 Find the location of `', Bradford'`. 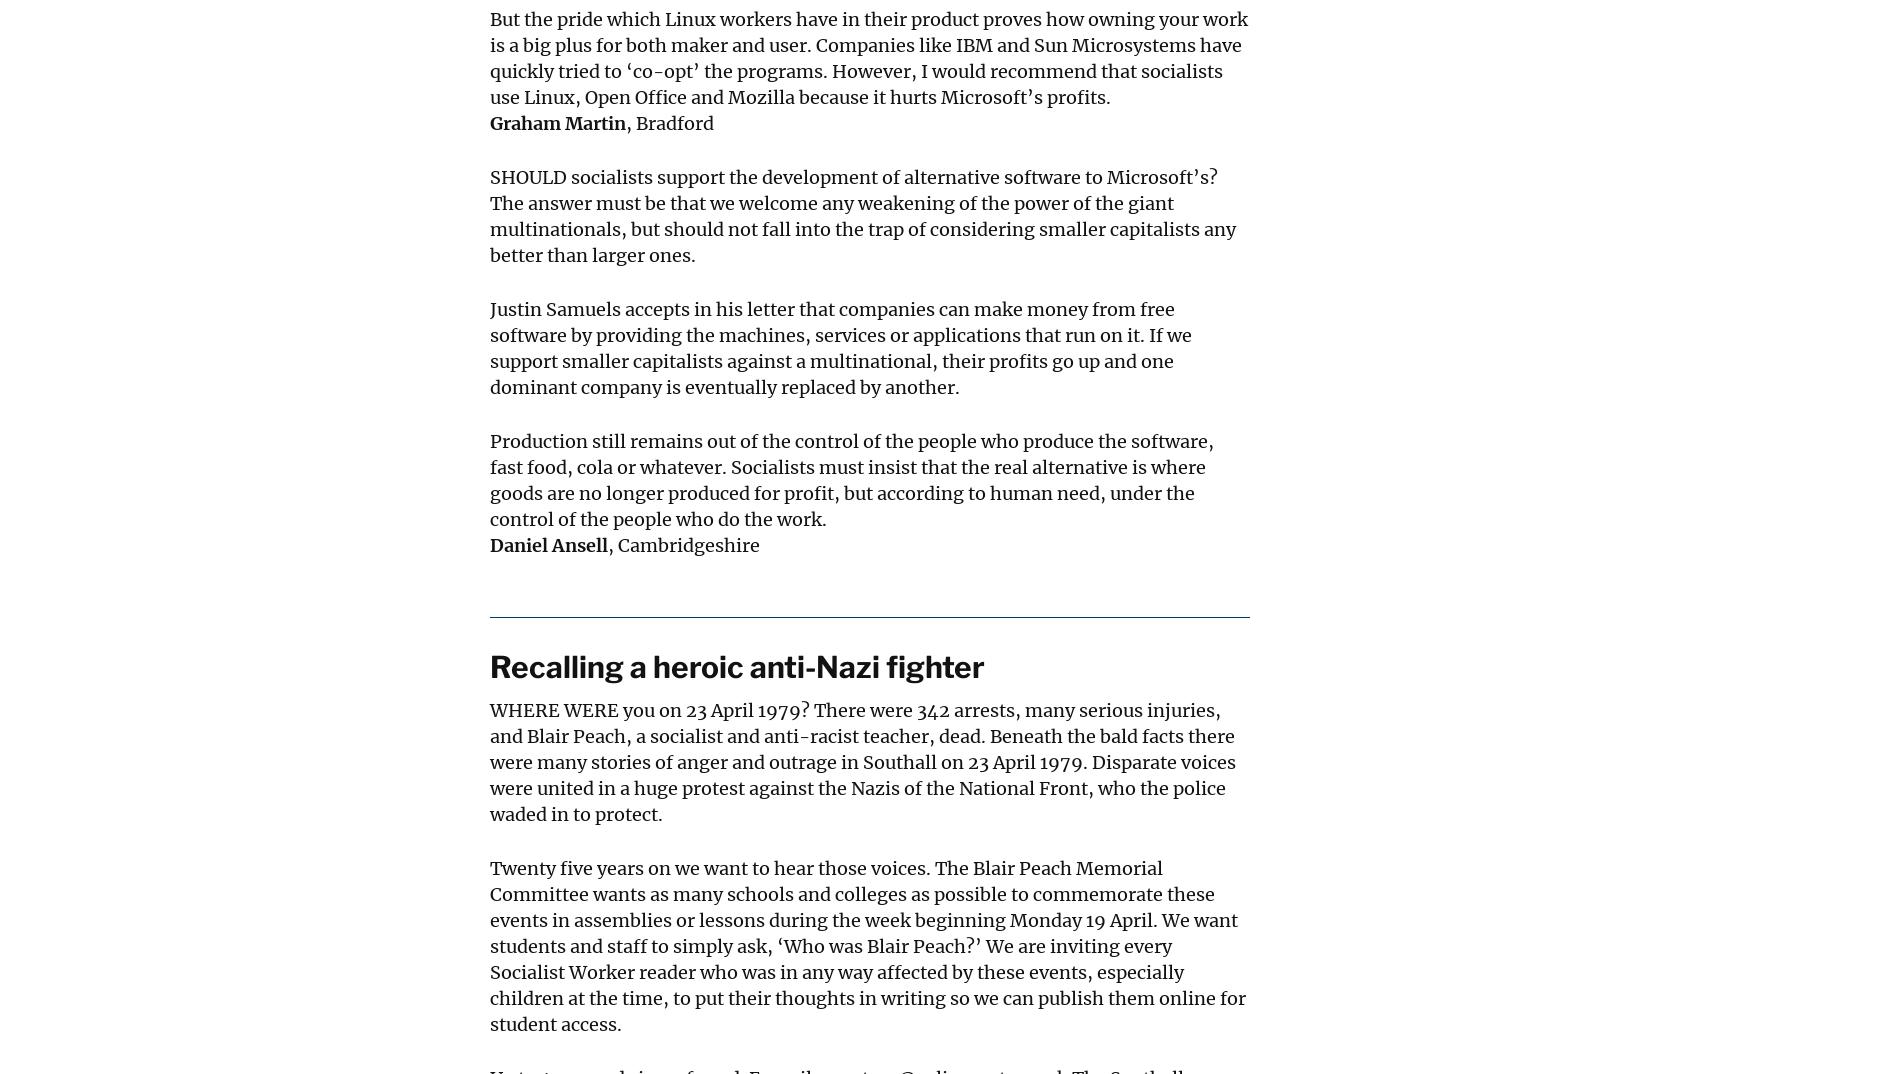

', Bradford' is located at coordinates (626, 122).